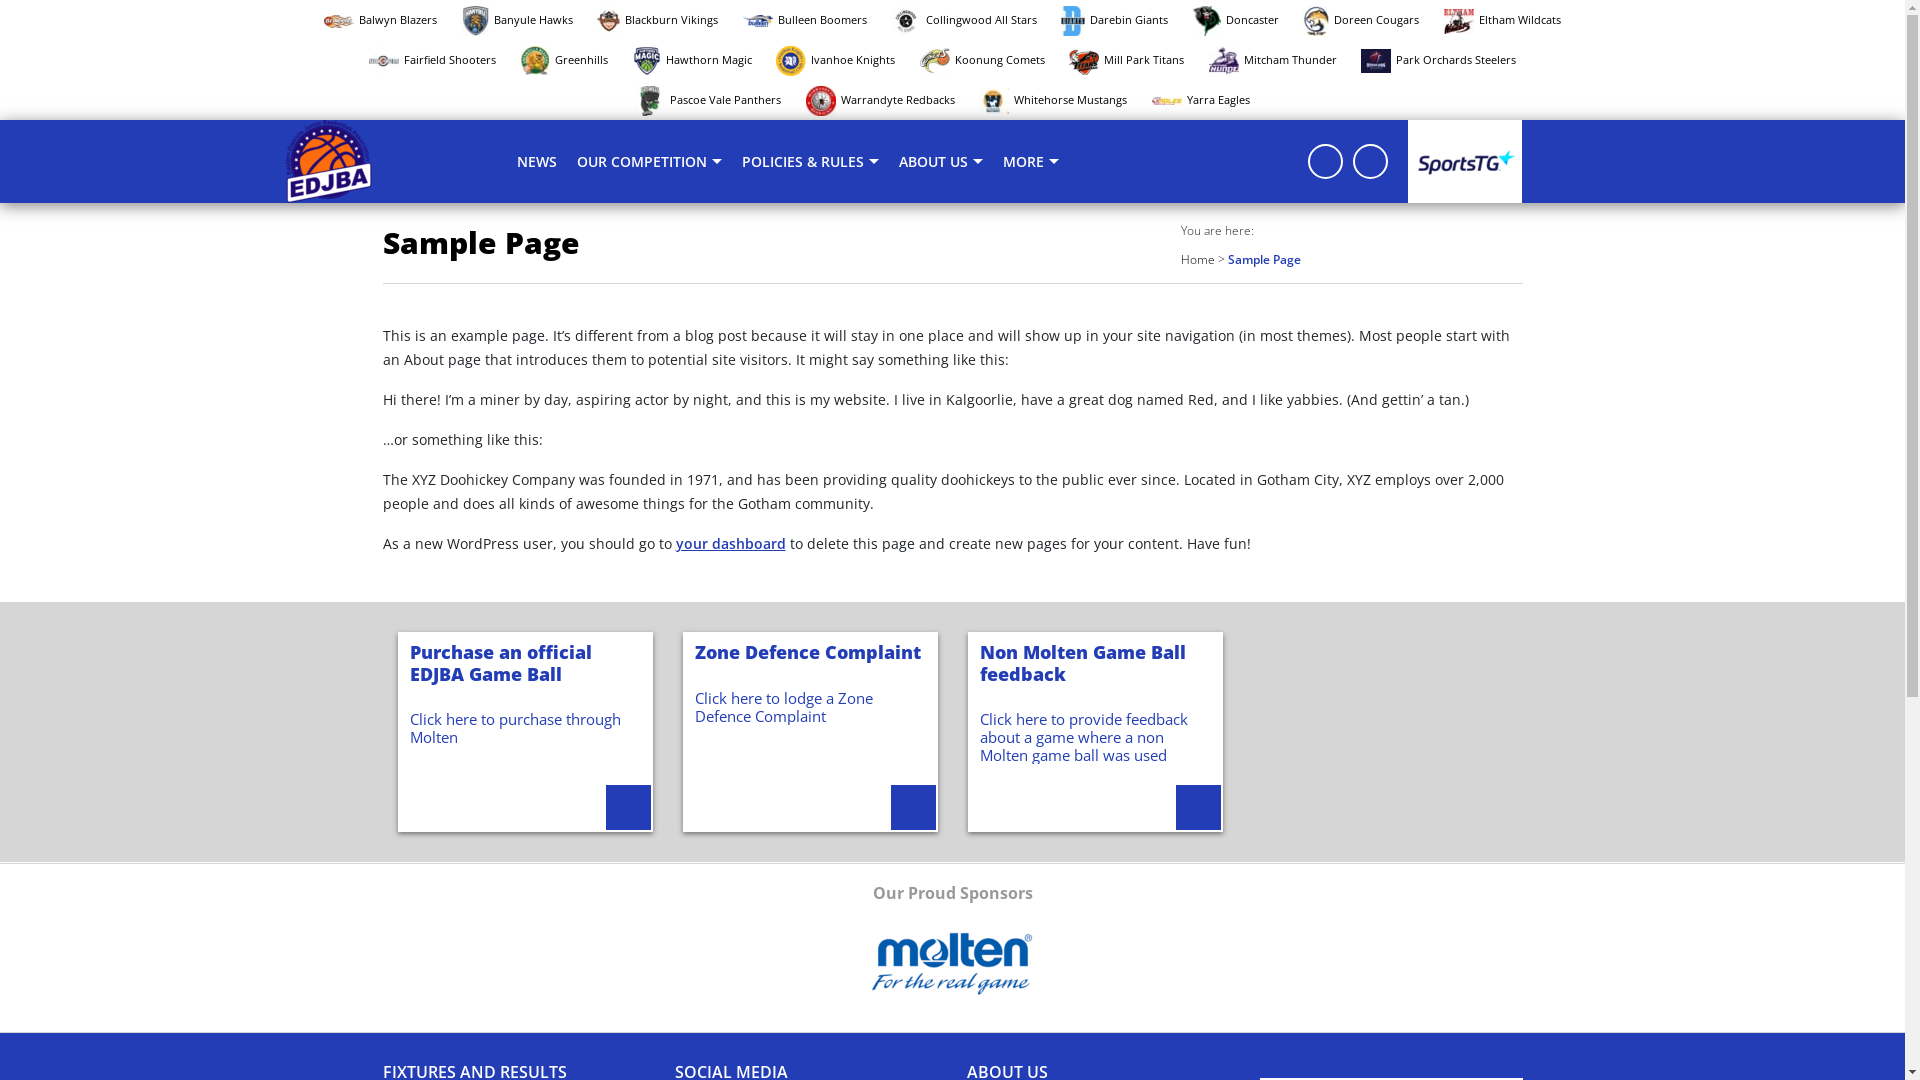 The height and width of the screenshot is (1080, 1920). Describe the element at coordinates (1136, 58) in the screenshot. I see `'Mill Park Titans'` at that location.